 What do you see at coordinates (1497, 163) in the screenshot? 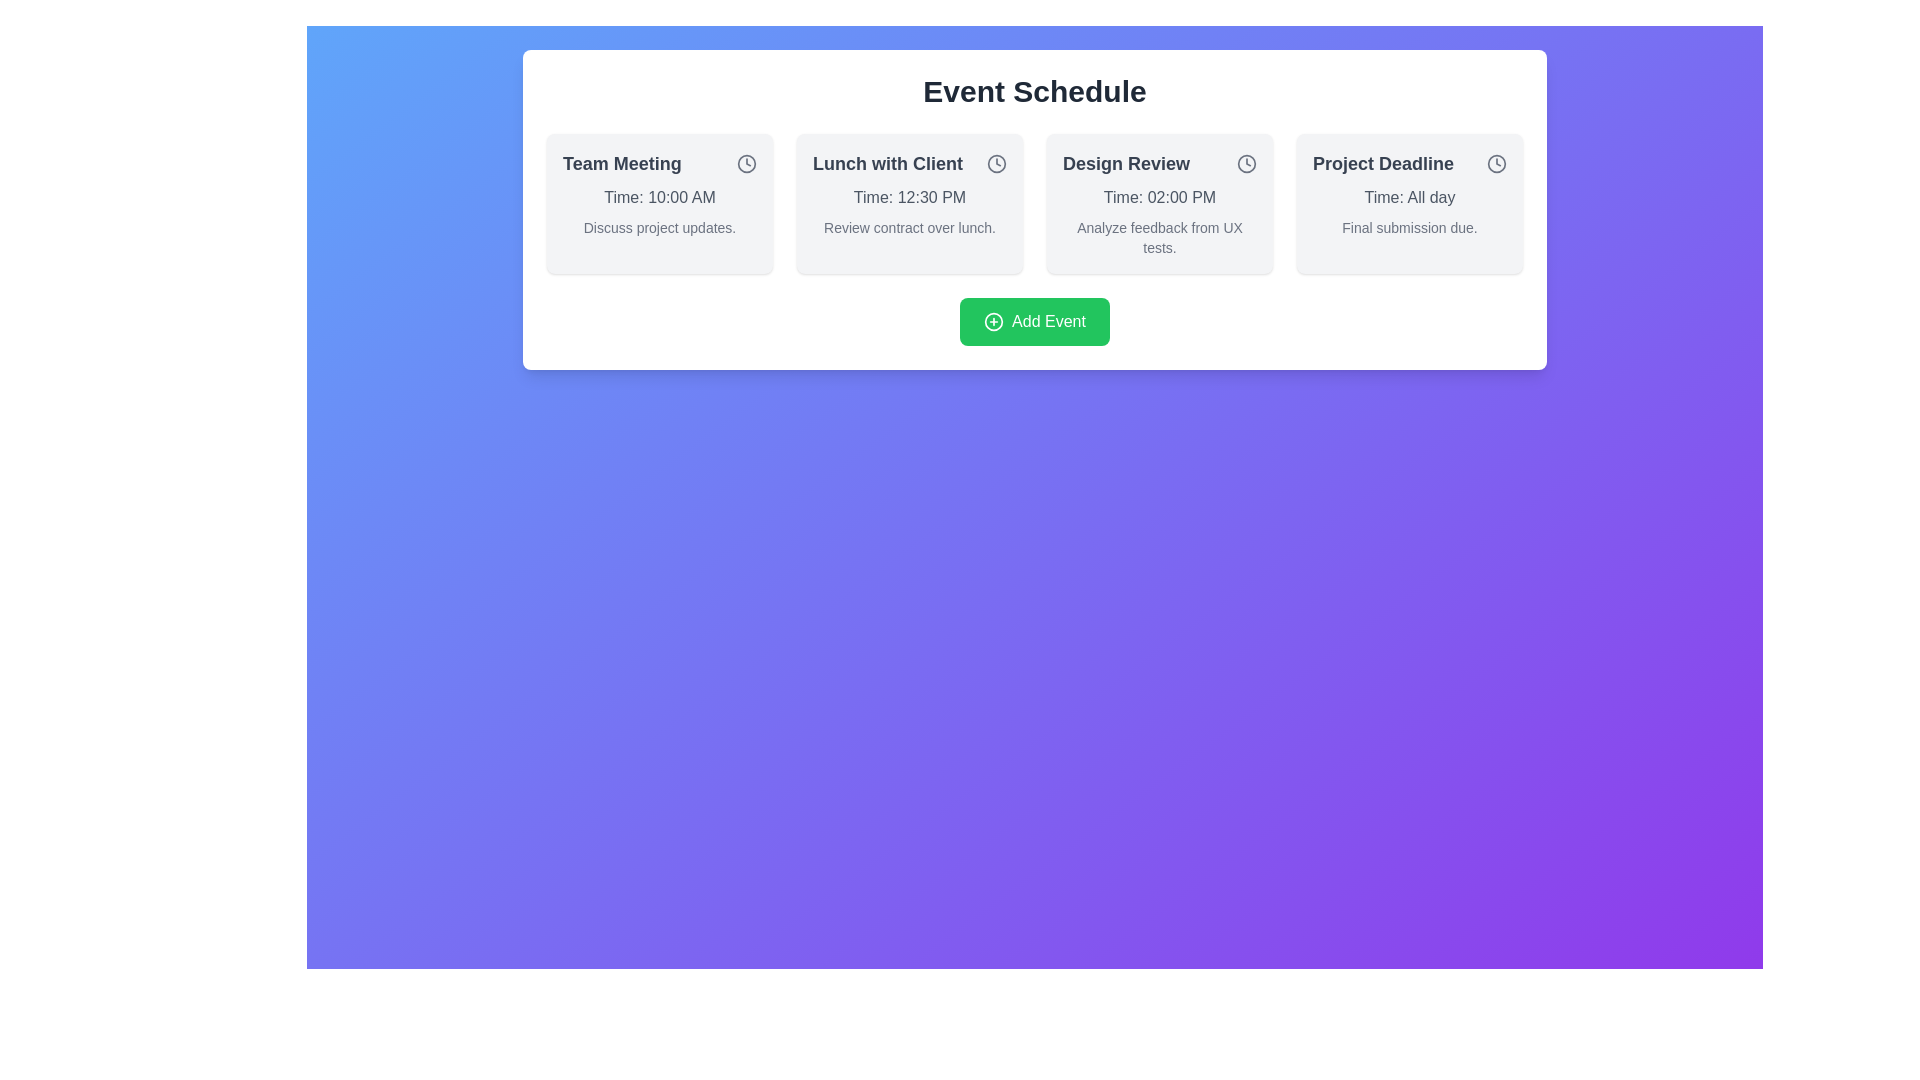
I see `the central circle of the clock-like icon located in the top-right of the 'Project Deadline' section in the event card layout` at bounding box center [1497, 163].